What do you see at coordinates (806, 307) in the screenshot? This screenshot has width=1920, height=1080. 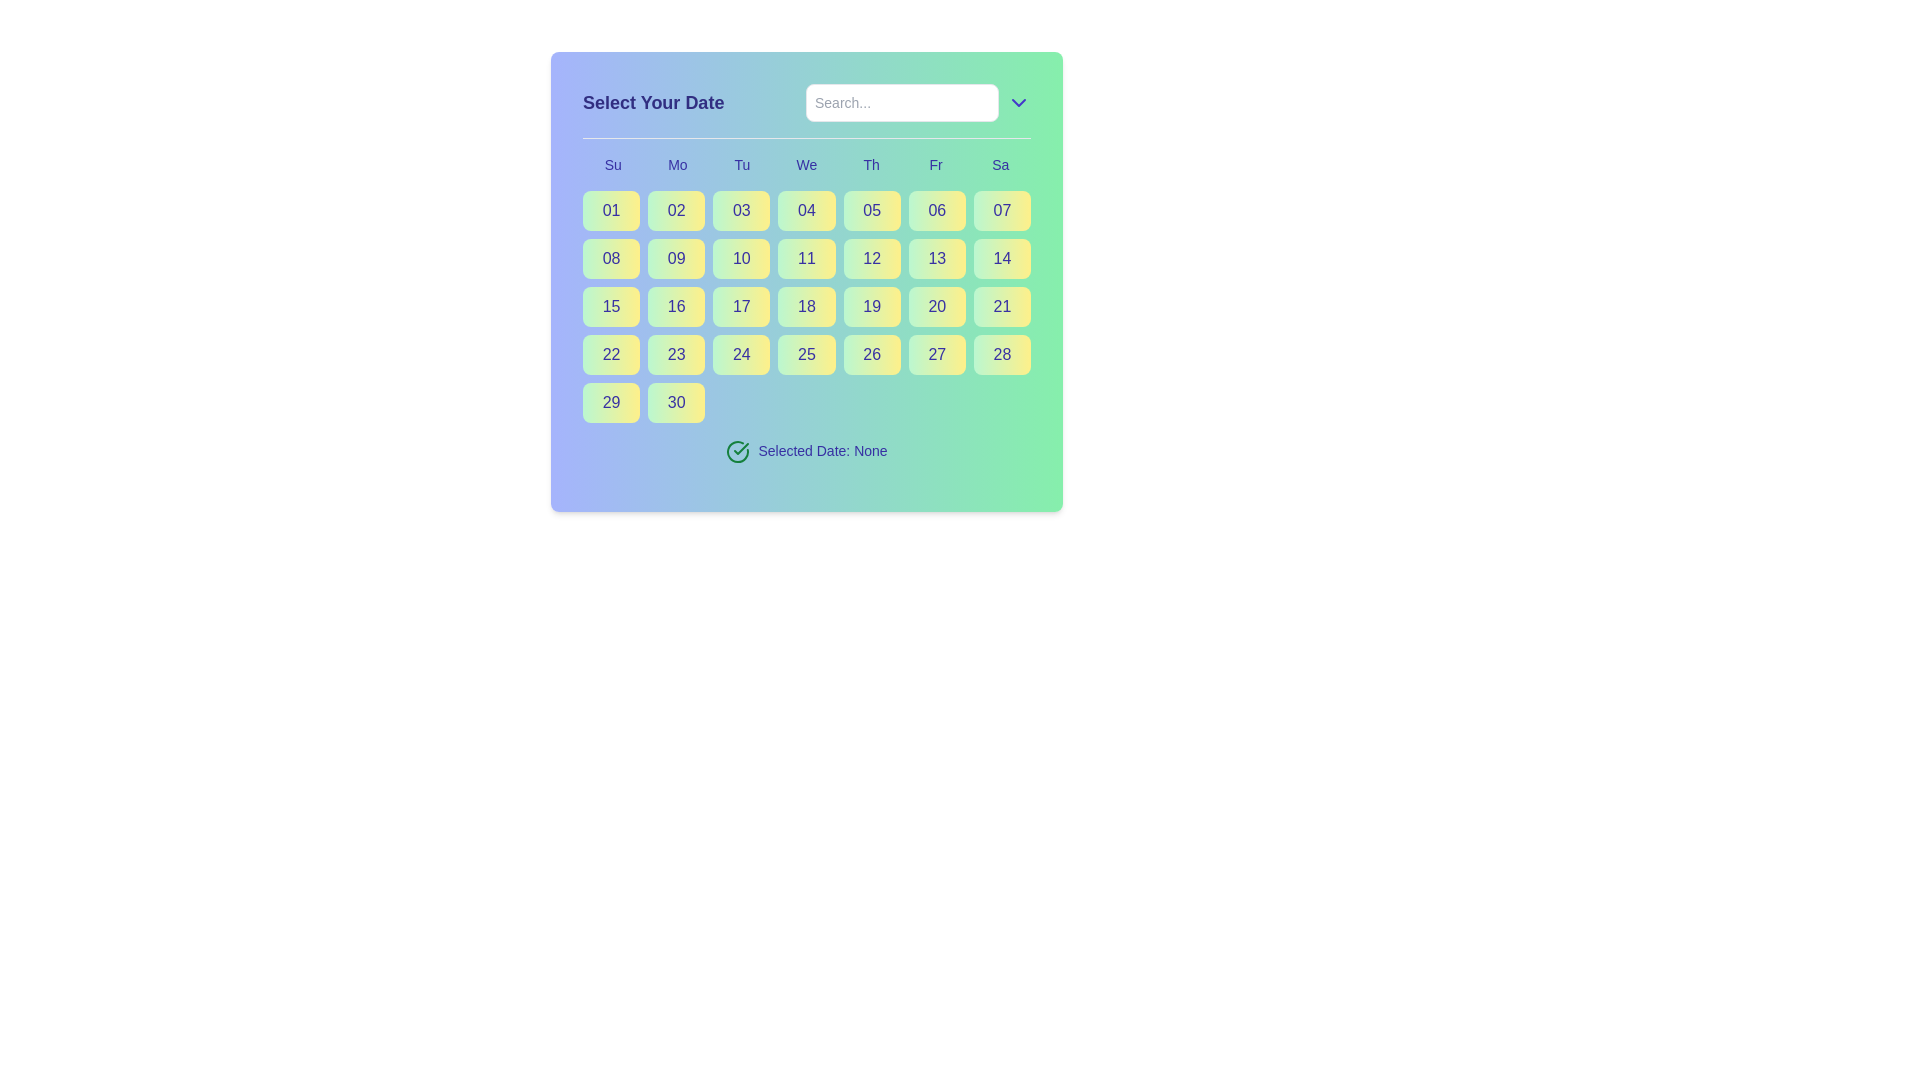 I see `the button labeled '18' which is the fourth button in the third row of a grid layout` at bounding box center [806, 307].